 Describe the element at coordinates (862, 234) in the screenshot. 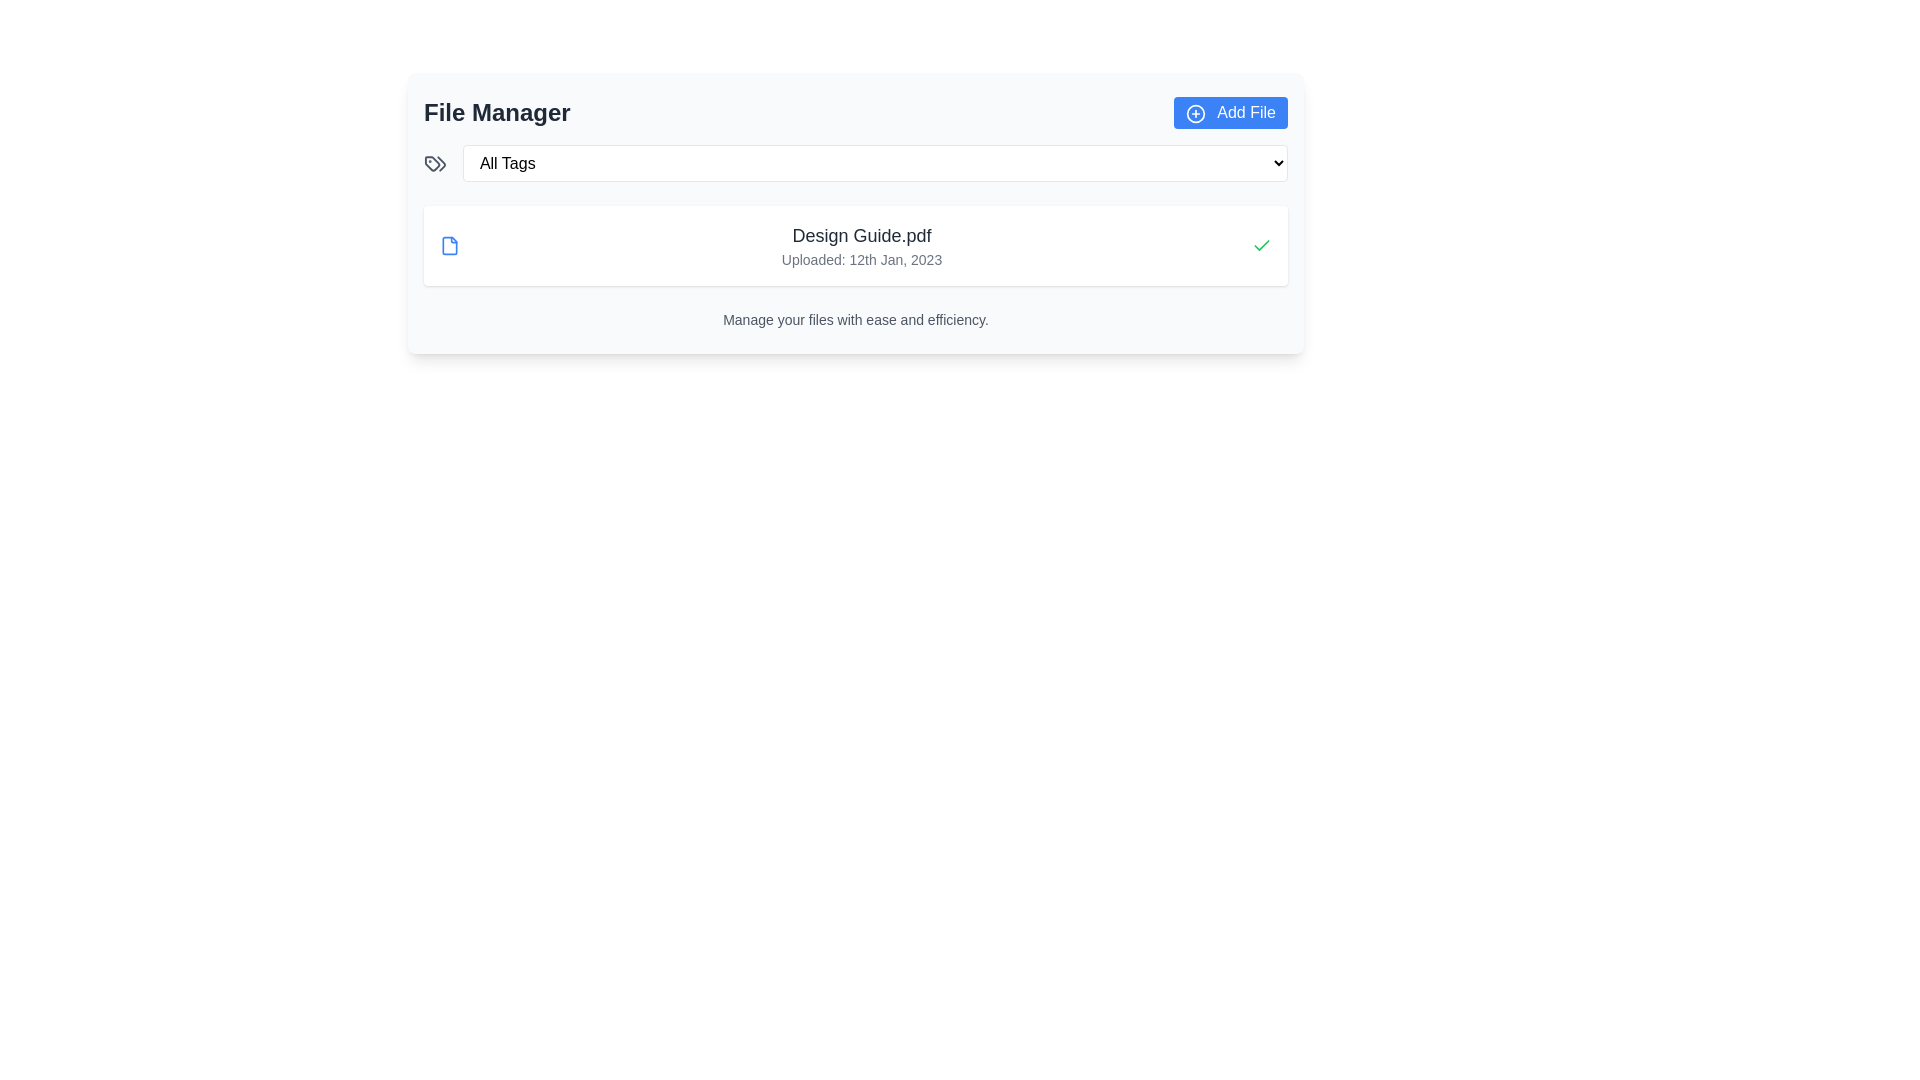

I see `the static text label displaying the file name 'Design Guide.pdf', which is visually distinct with bold styling and a gray color scheme, located within the file management interface` at that location.